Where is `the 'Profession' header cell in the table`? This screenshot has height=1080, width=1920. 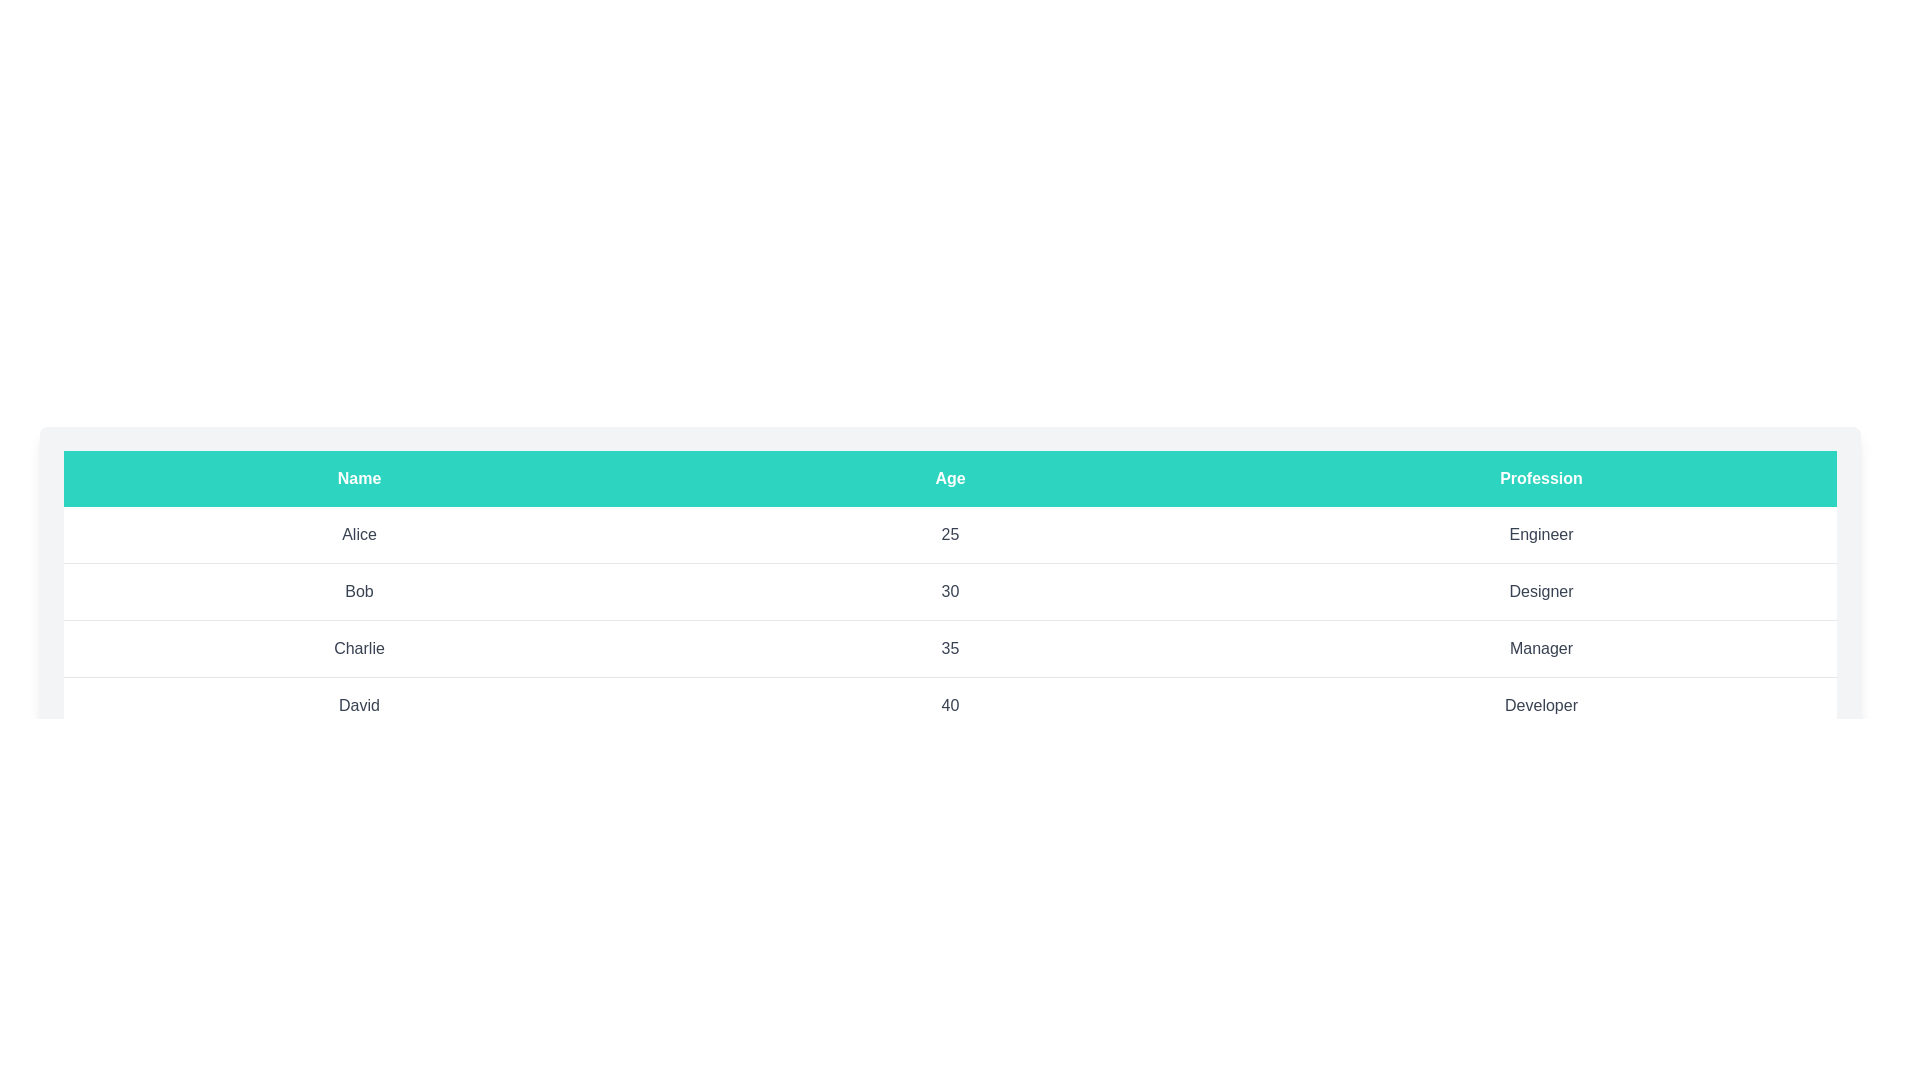
the 'Profession' header cell in the table is located at coordinates (1540, 478).